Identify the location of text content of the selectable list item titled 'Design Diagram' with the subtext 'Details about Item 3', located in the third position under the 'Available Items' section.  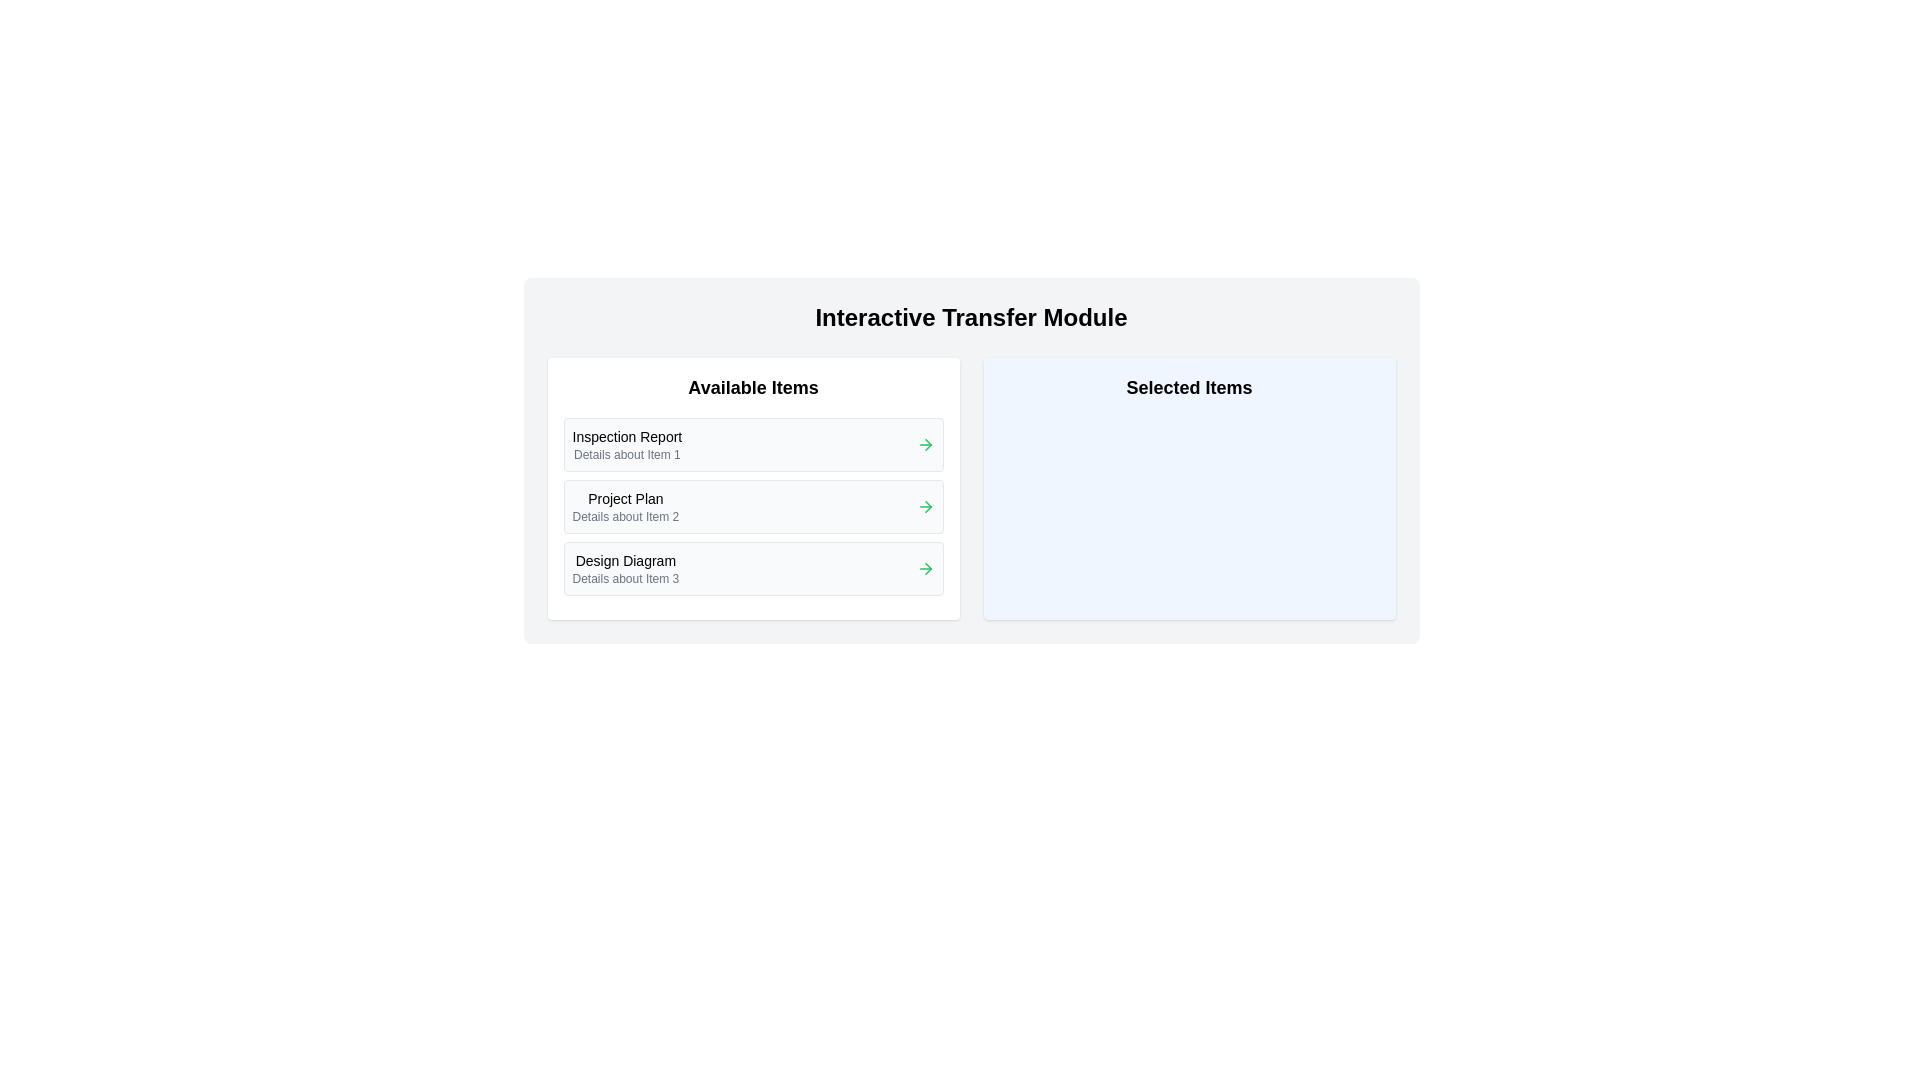
(752, 569).